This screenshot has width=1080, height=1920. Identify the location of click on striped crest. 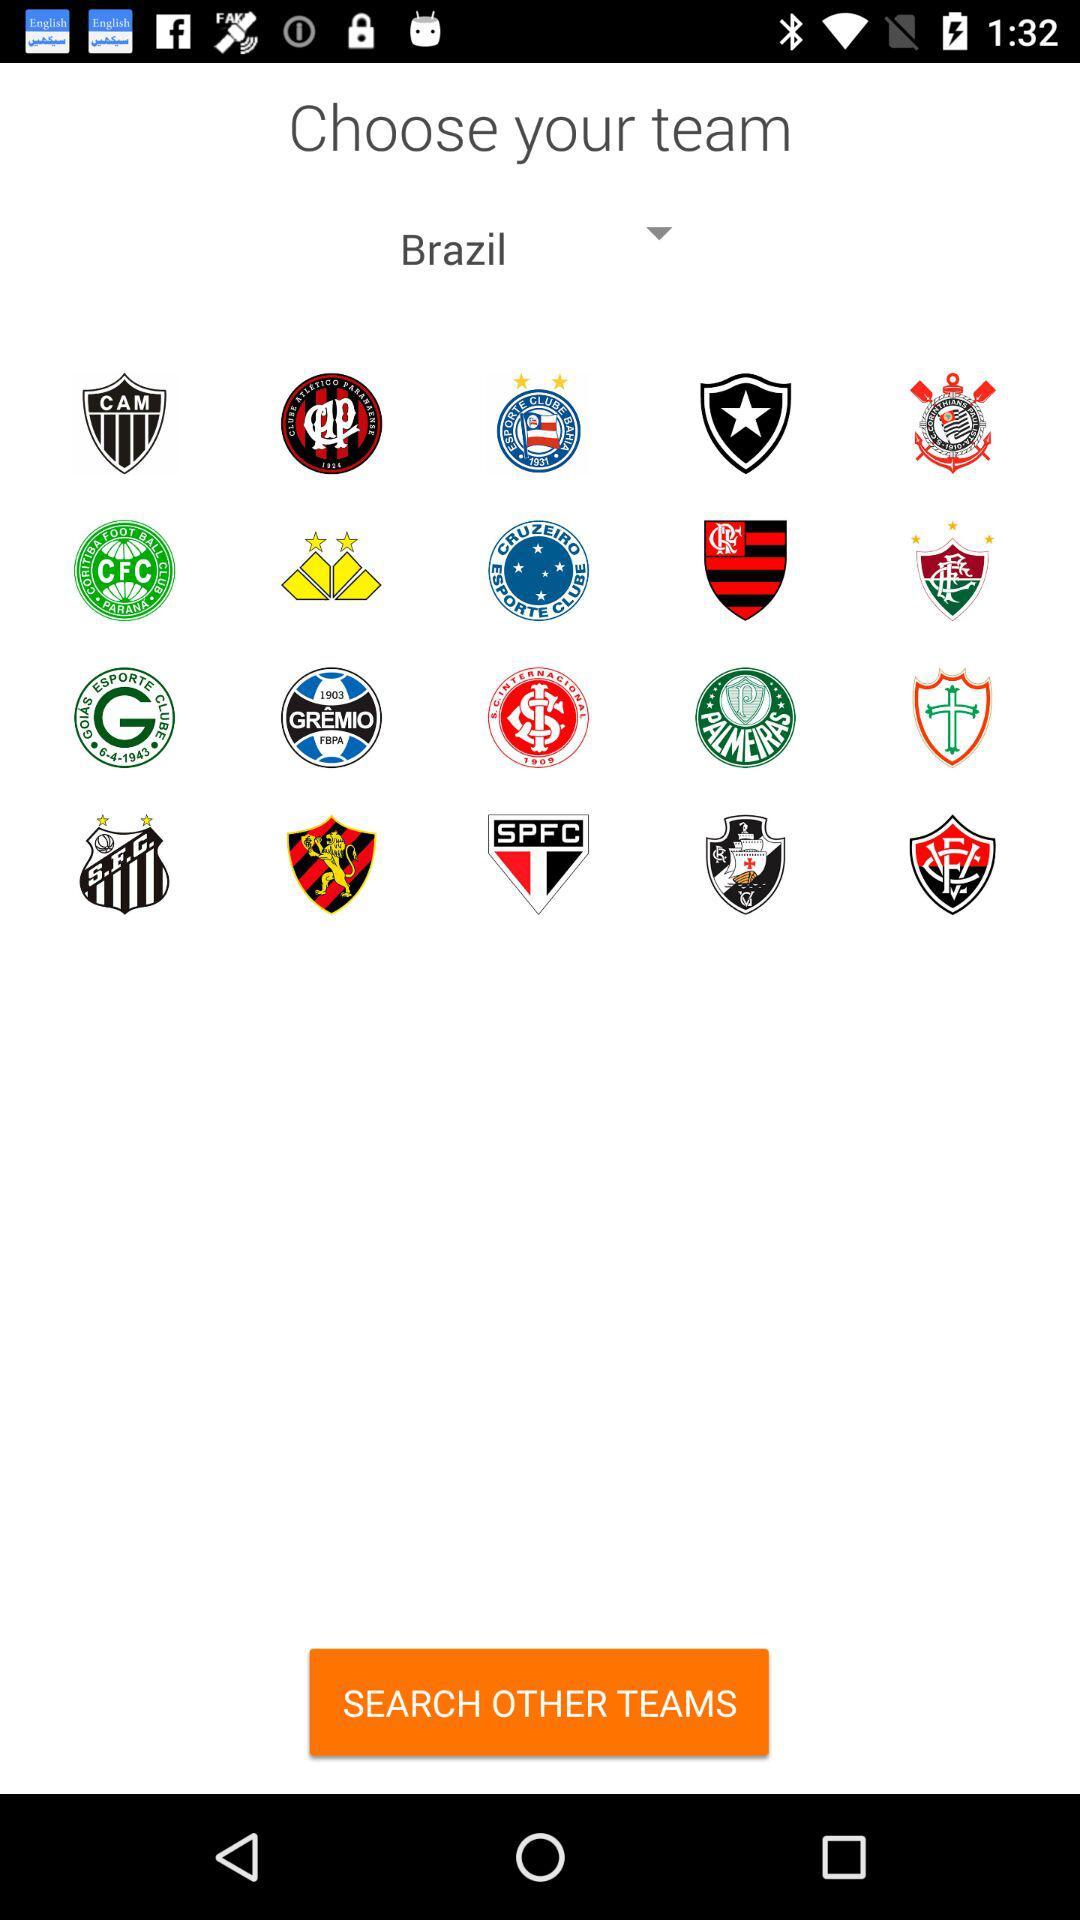
(745, 569).